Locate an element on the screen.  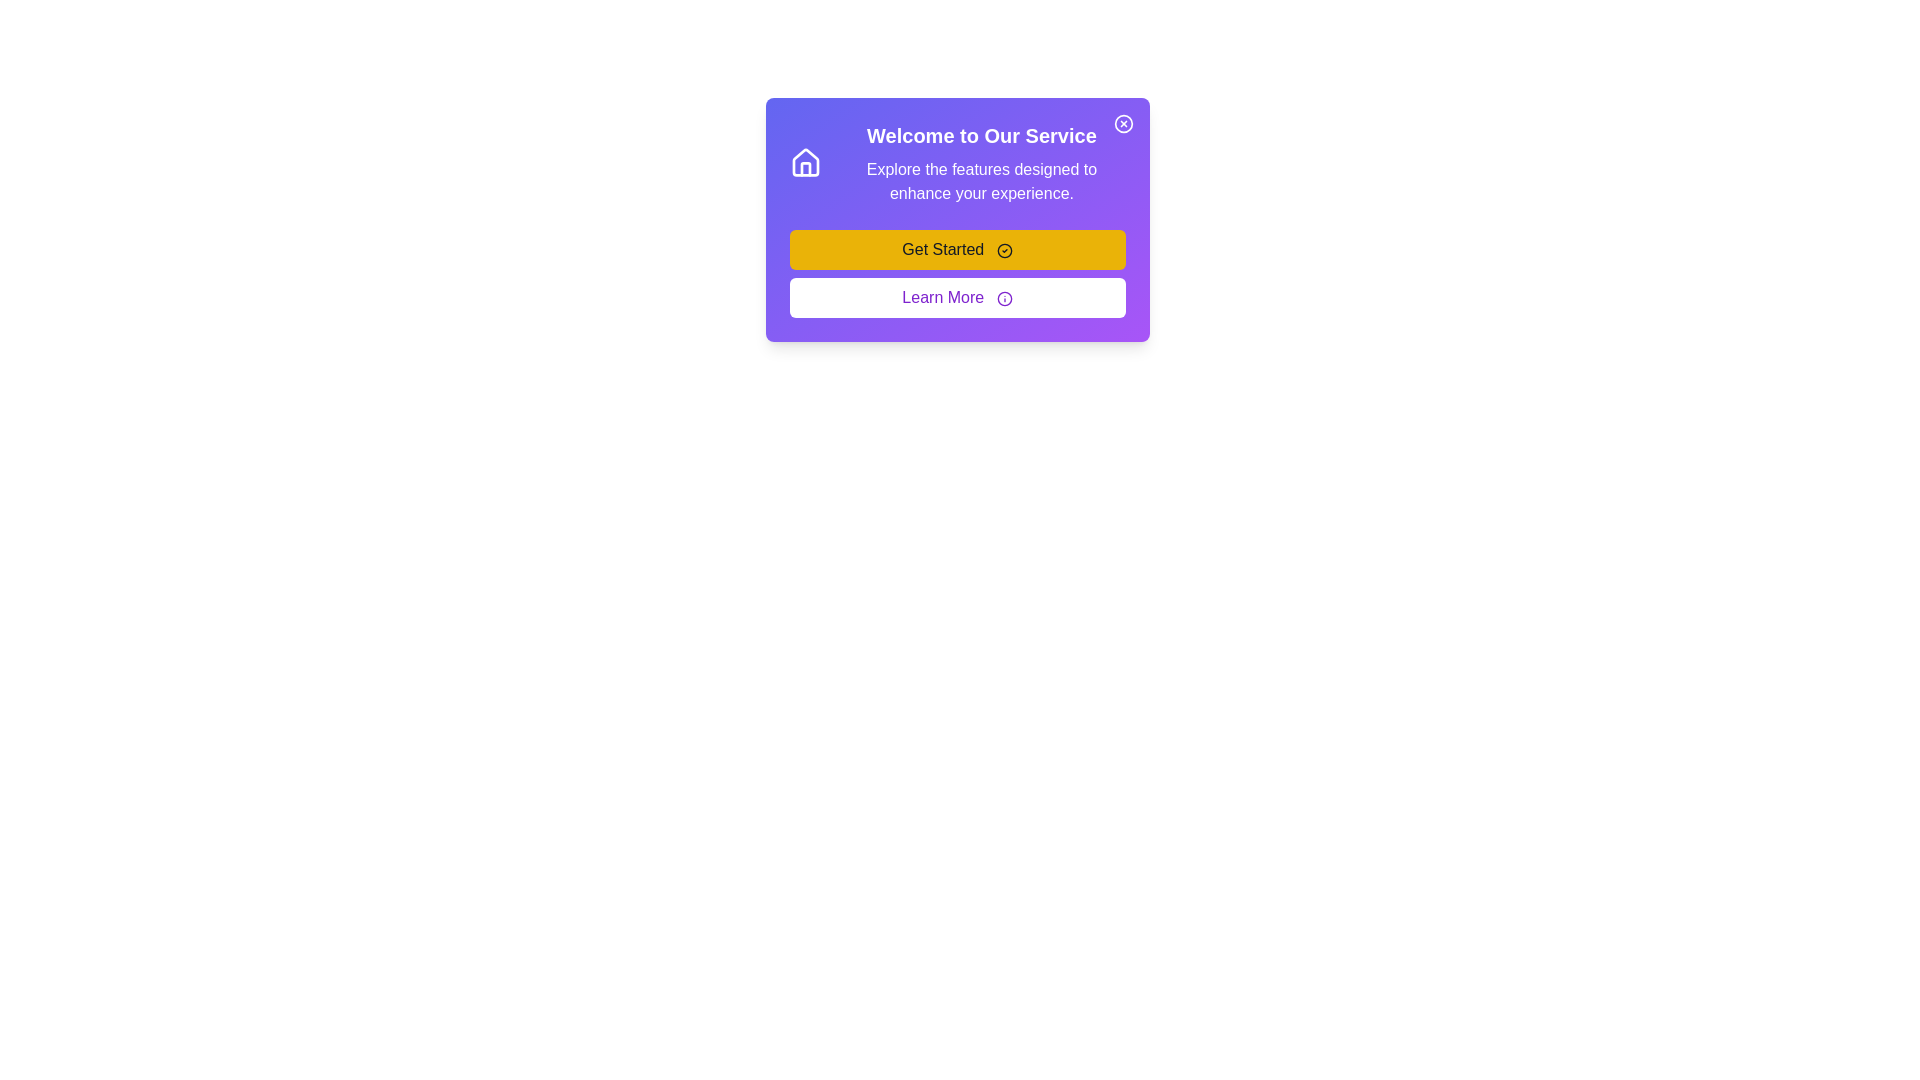
the 'Learn More' button, which has rounded edges, a white background, purple text, and a purple 'i' icon on its right is located at coordinates (956, 297).